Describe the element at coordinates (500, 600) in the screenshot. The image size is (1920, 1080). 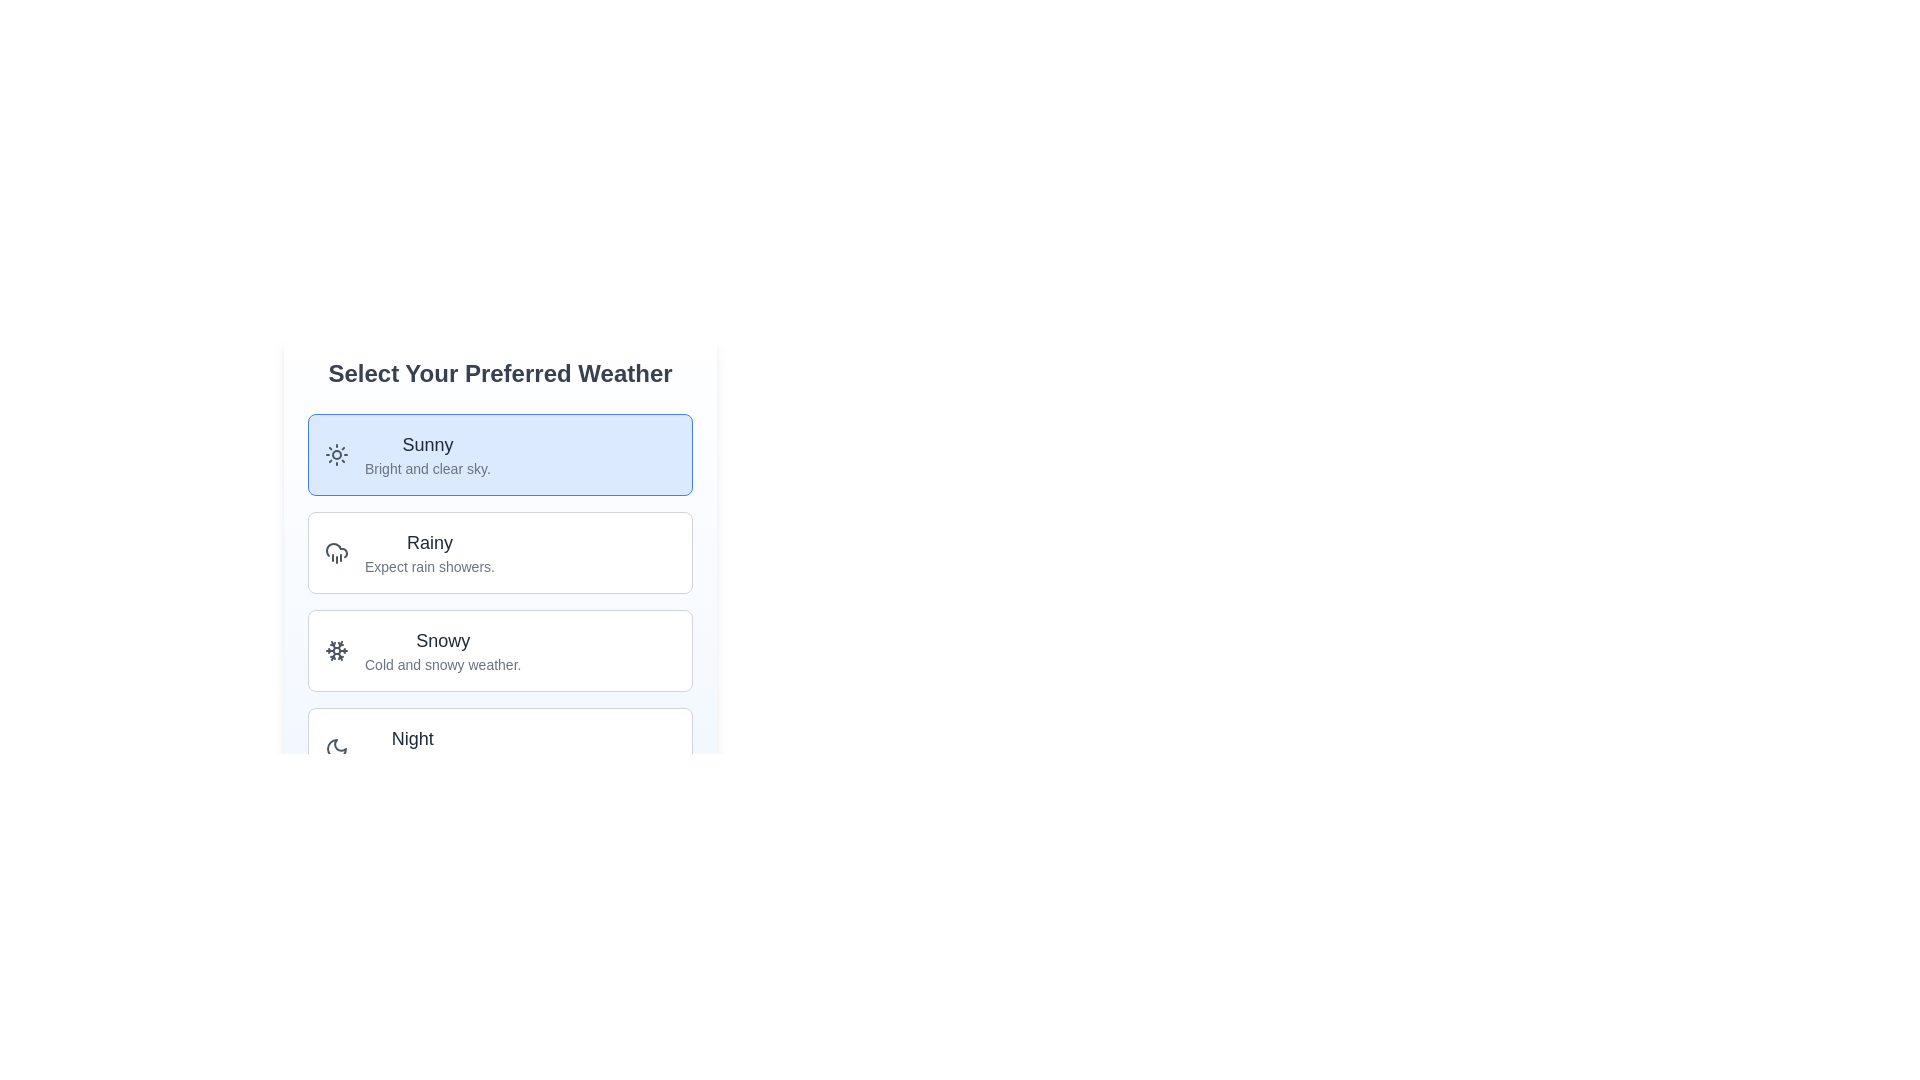
I see `the selectable weather option titled 'Rainy' which is the second option under 'Select Your Preferred Weather'` at that location.